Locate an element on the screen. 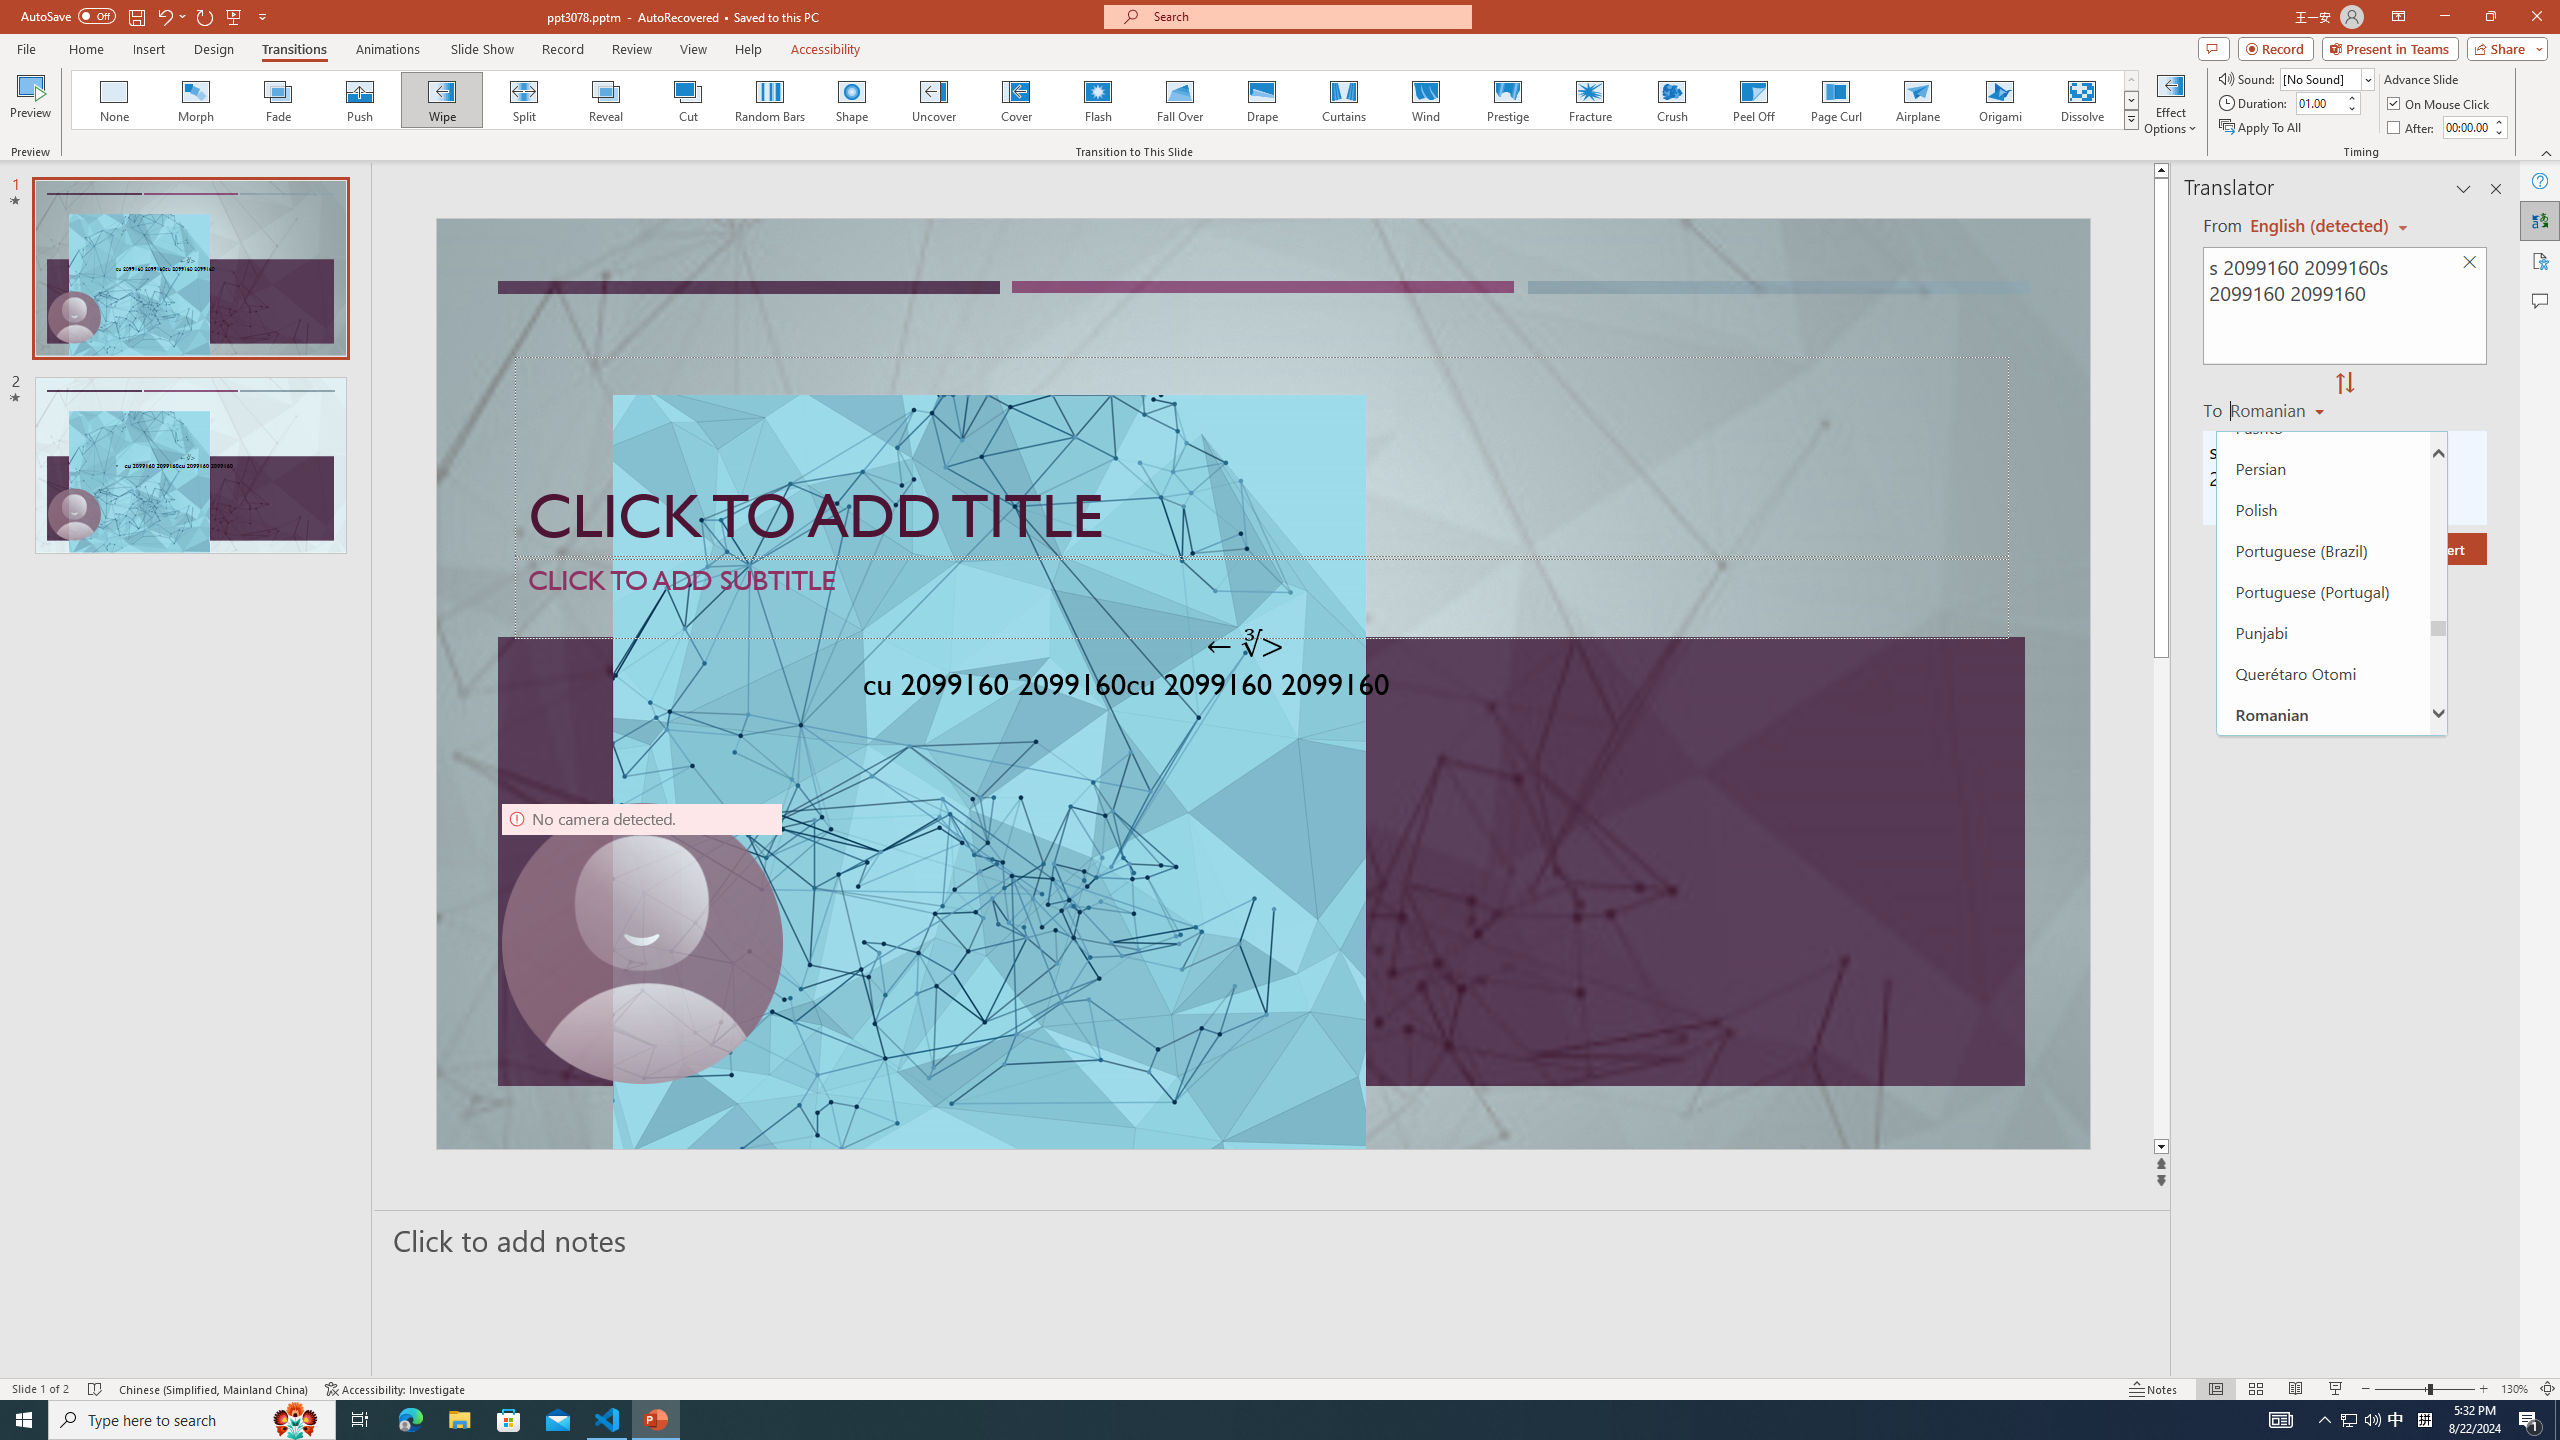 The height and width of the screenshot is (1440, 2560). 'Flash' is located at coordinates (1097, 99).